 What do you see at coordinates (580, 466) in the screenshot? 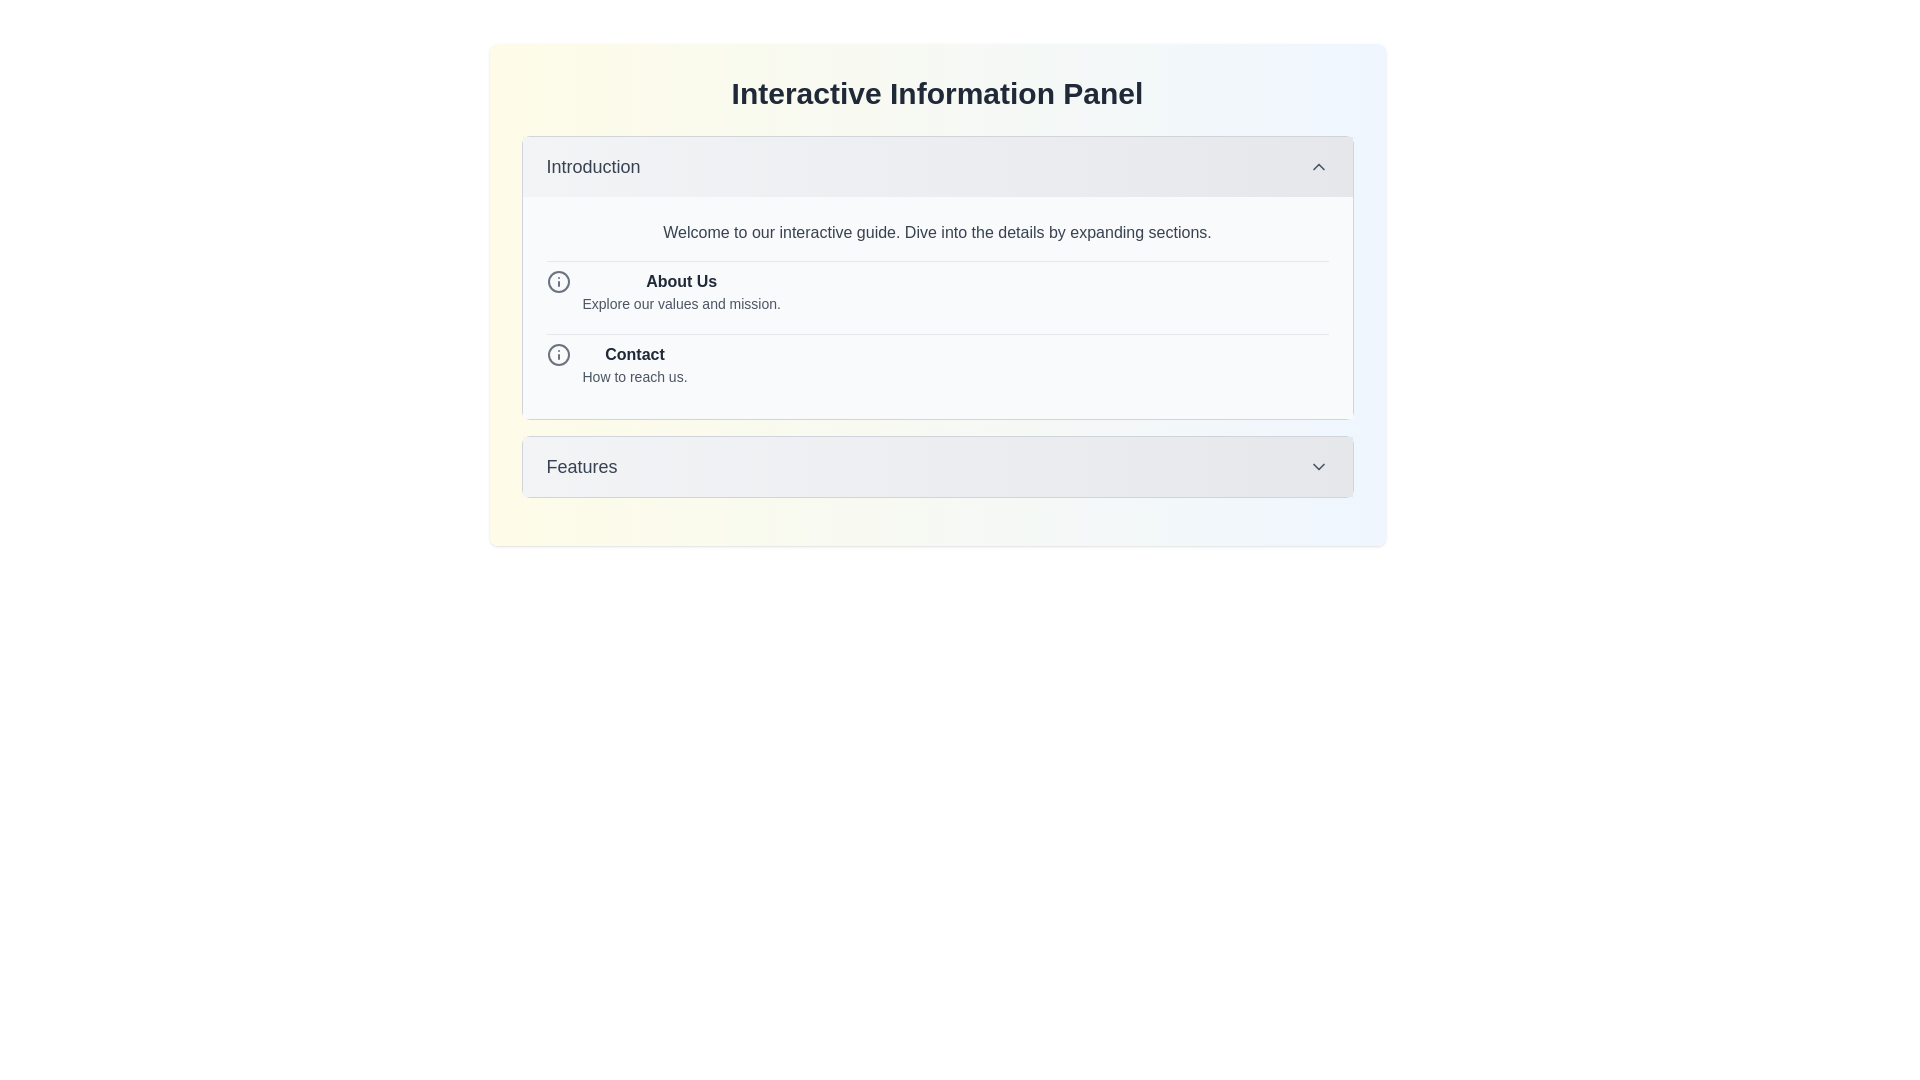
I see `the Text label that serves as a title for the 'Features' section, located in the lower section of the Interactive Information Panel, aligned to the left of a downward-pointing chevron icon` at bounding box center [580, 466].